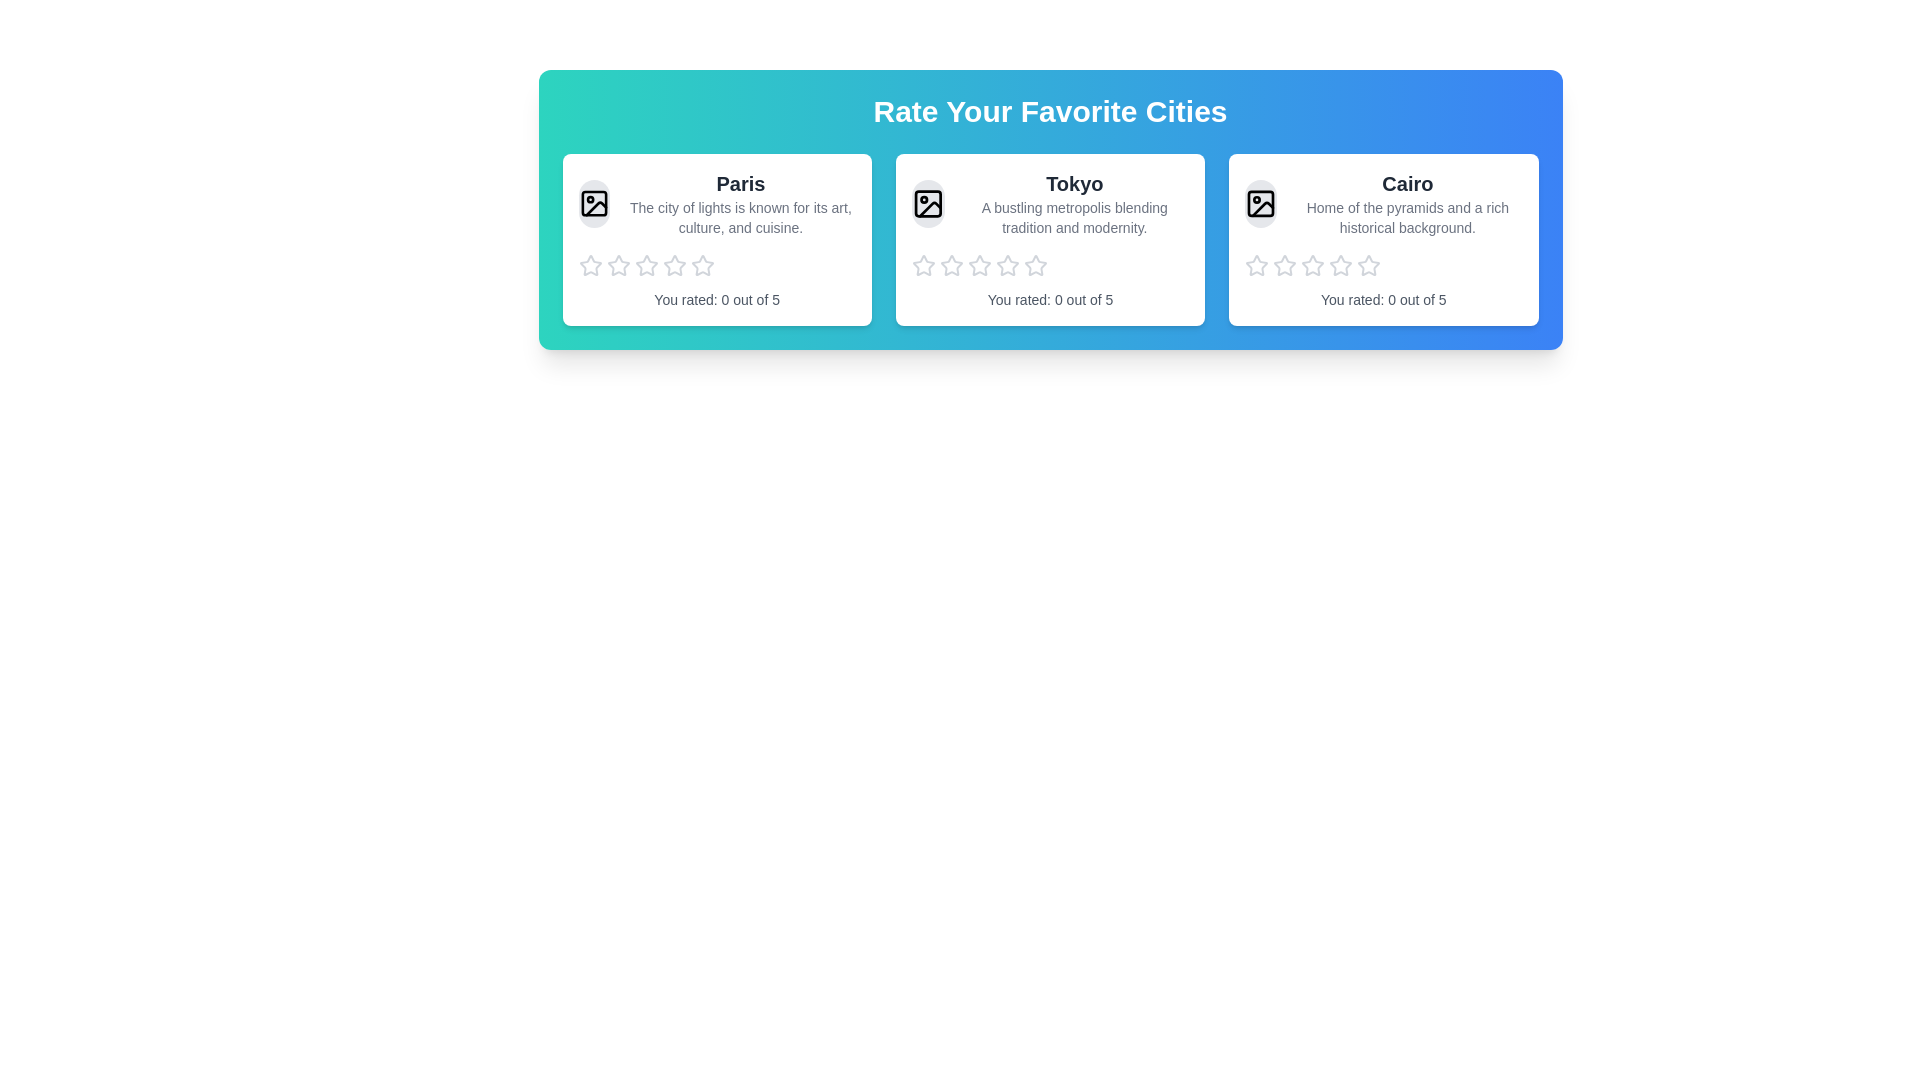 The width and height of the screenshot is (1920, 1080). Describe the element at coordinates (739, 218) in the screenshot. I see `the text label that reads 'The city of lights is known for its art, culture, and cuisine.' which is styled in light-gray color and positioned below the heading 'Paris' in the leftmost card` at that location.